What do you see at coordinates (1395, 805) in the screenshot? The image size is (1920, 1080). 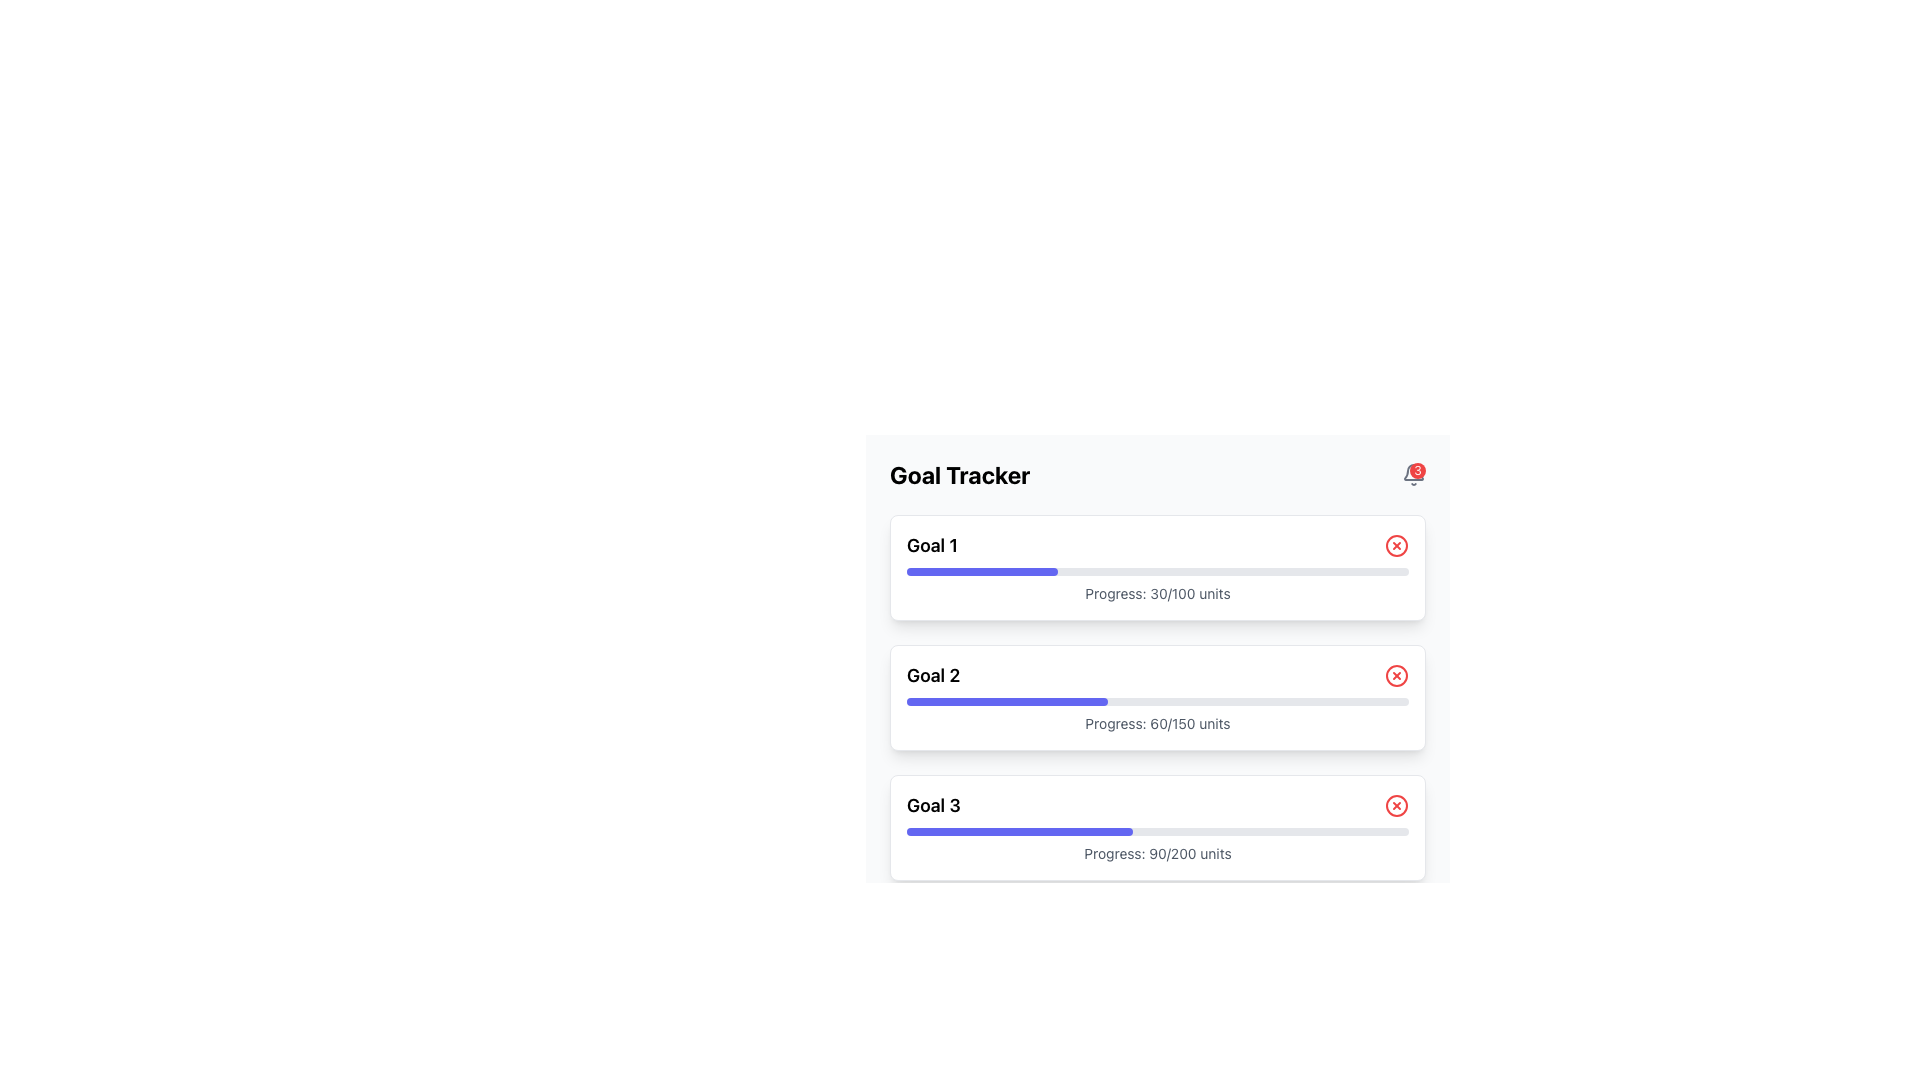 I see `the circular red-bordered icon with an 'X' symbol in the Goal 3 section` at bounding box center [1395, 805].